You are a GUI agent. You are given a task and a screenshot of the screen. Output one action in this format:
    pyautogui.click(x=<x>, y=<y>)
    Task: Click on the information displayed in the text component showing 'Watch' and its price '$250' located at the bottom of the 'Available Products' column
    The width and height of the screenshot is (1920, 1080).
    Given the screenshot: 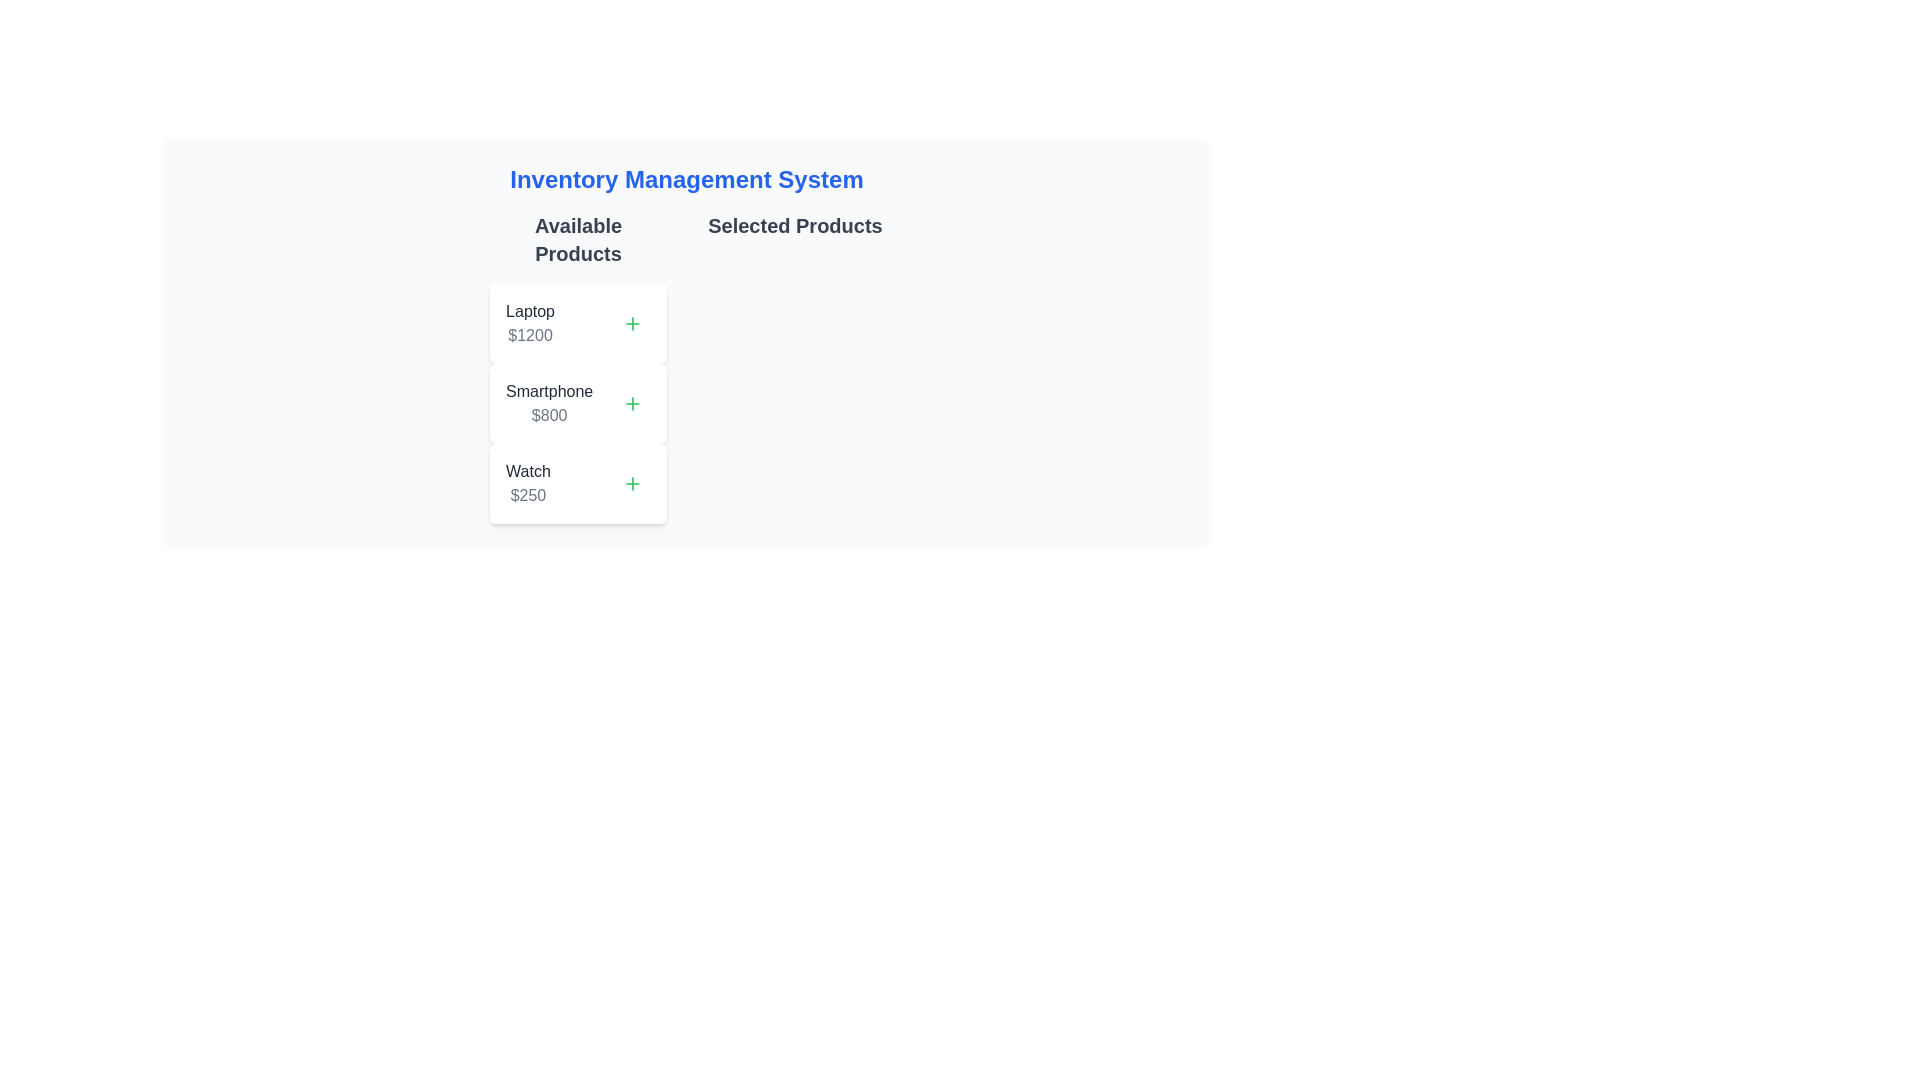 What is the action you would take?
    pyautogui.click(x=528, y=483)
    